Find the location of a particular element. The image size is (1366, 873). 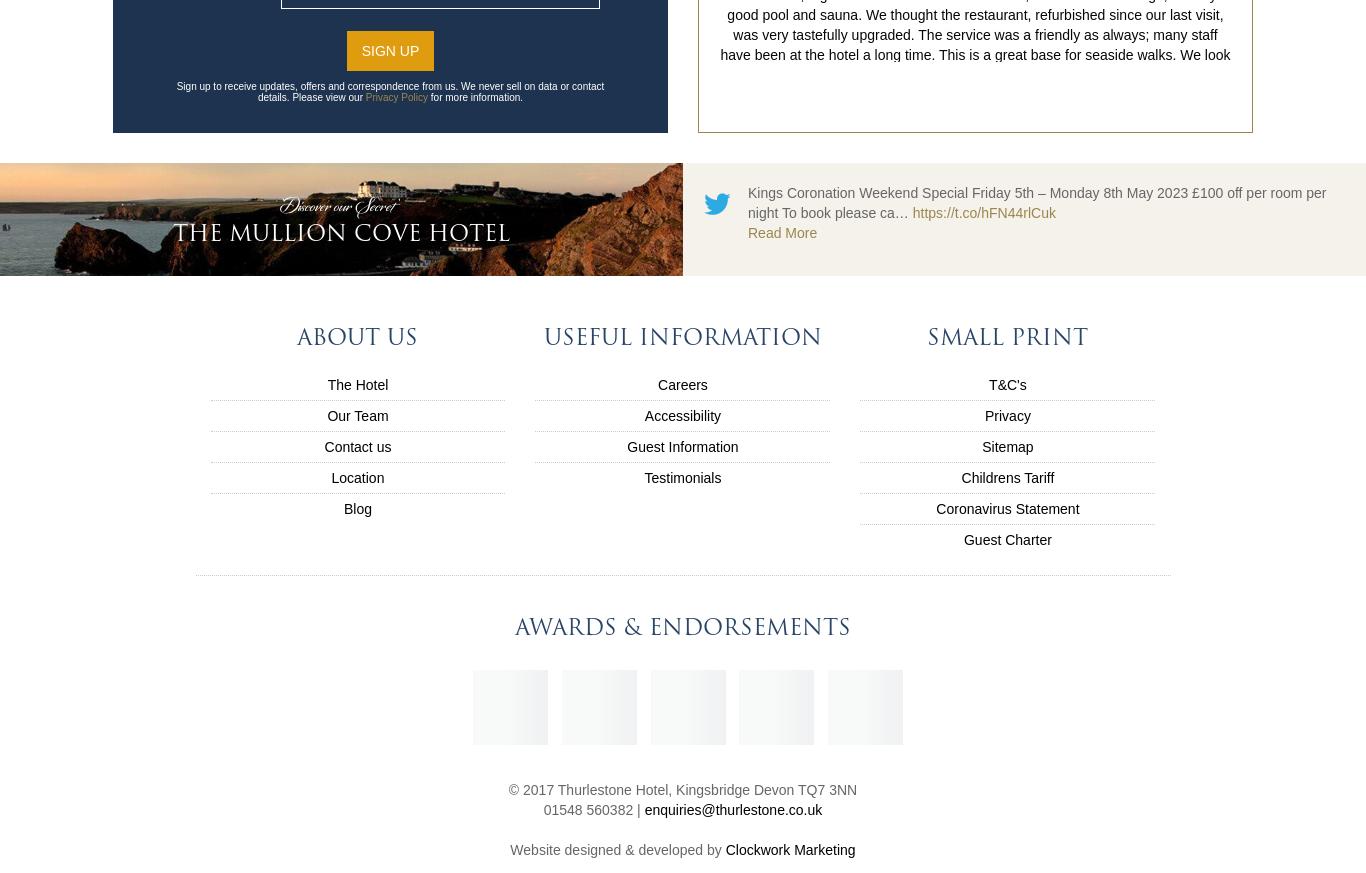

'© 2017 Thurlestone Hotel, Kingsbridge Devon TQ7 3NN' is located at coordinates (681, 789).